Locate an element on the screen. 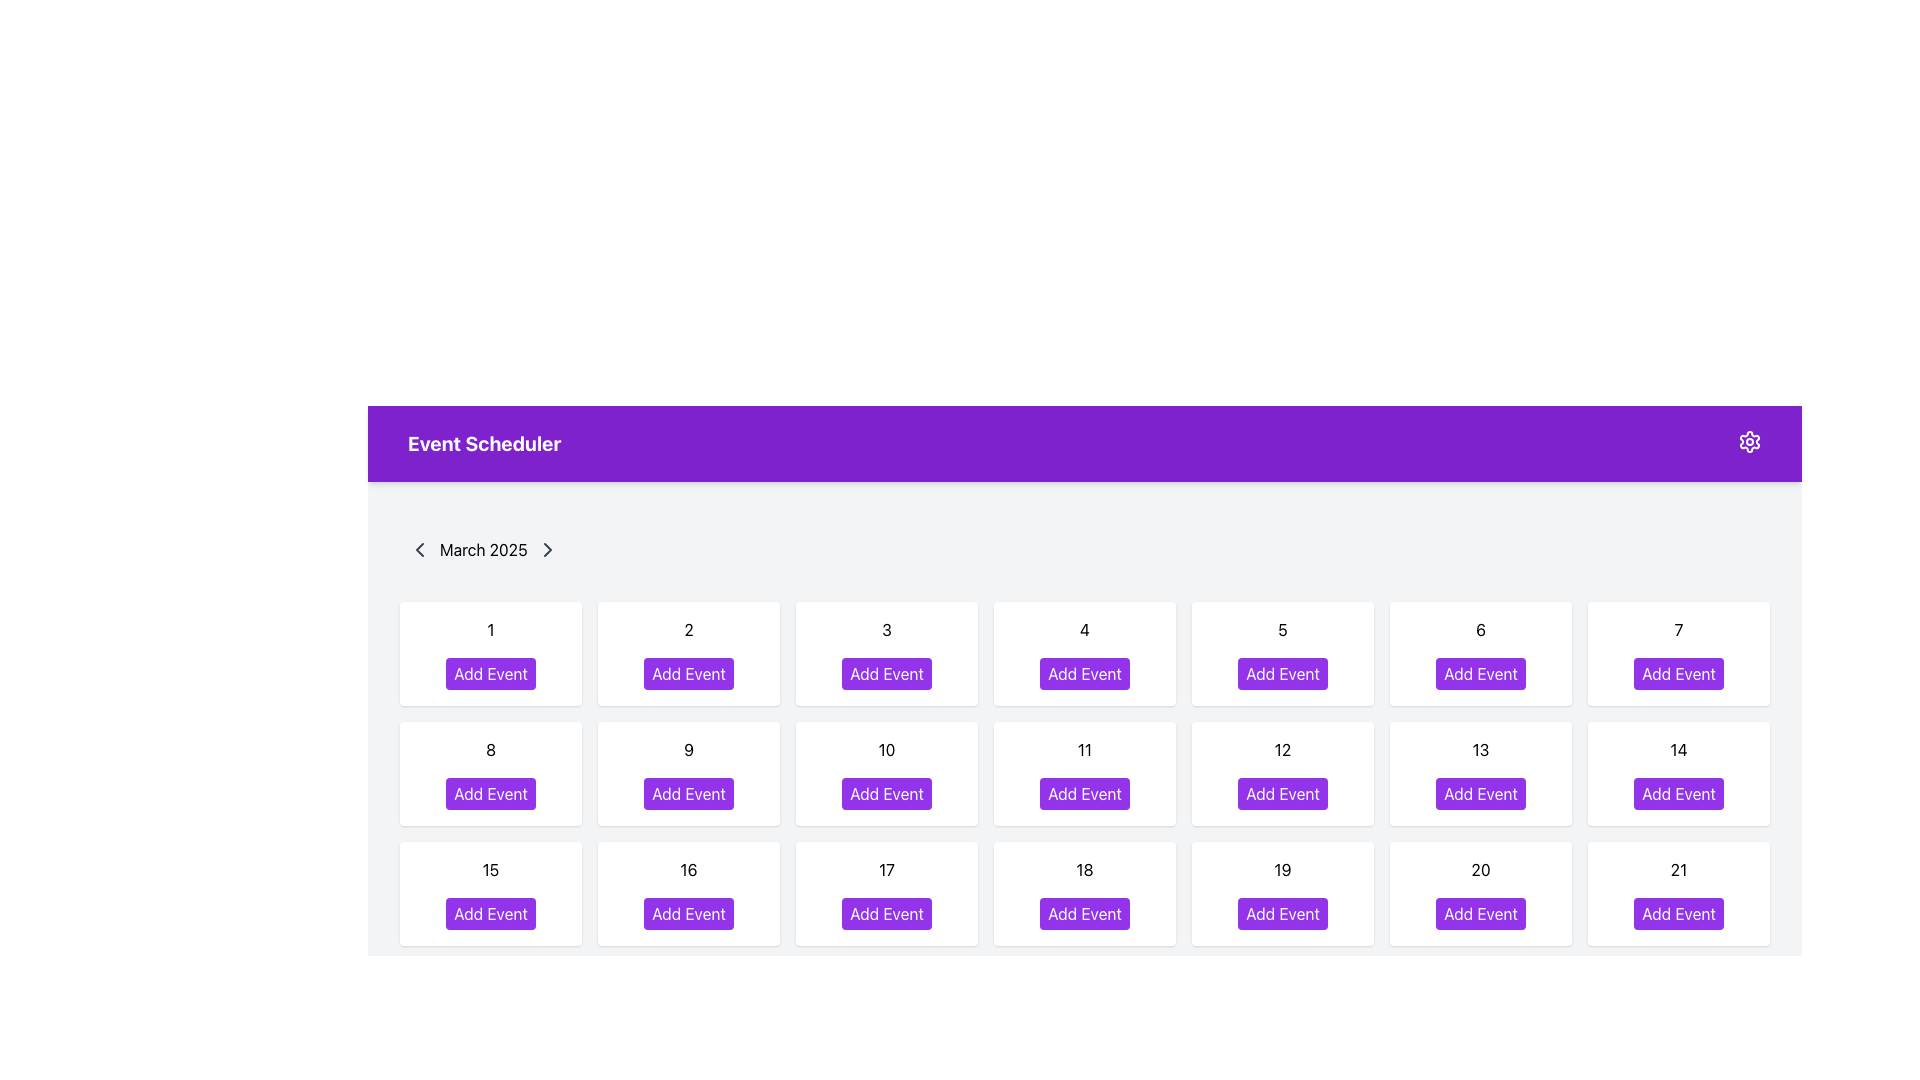  the button labeled 'Add Event' which has a purple background and white text, located is located at coordinates (490, 674).